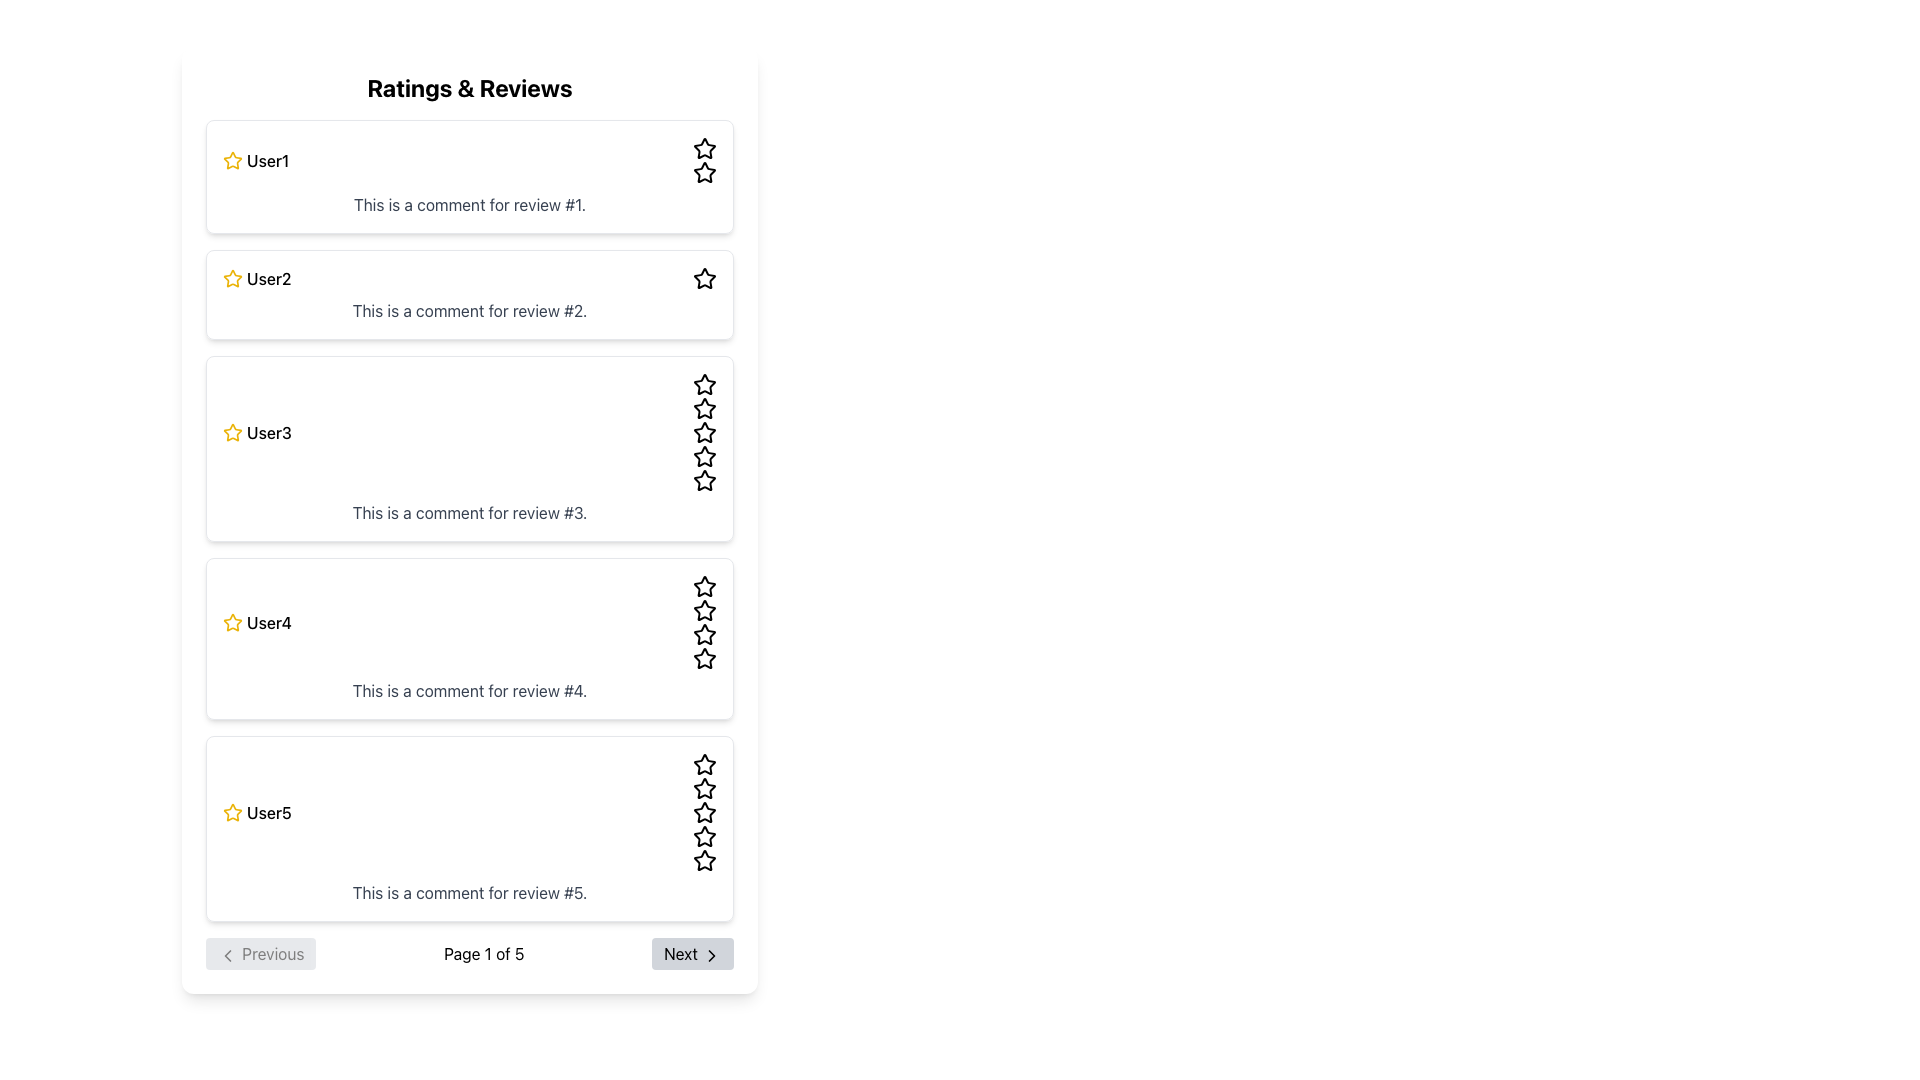  Describe the element at coordinates (705, 480) in the screenshot. I see `the fourth star icon in the five-star rating system located in the comment section for 'User3'` at that location.